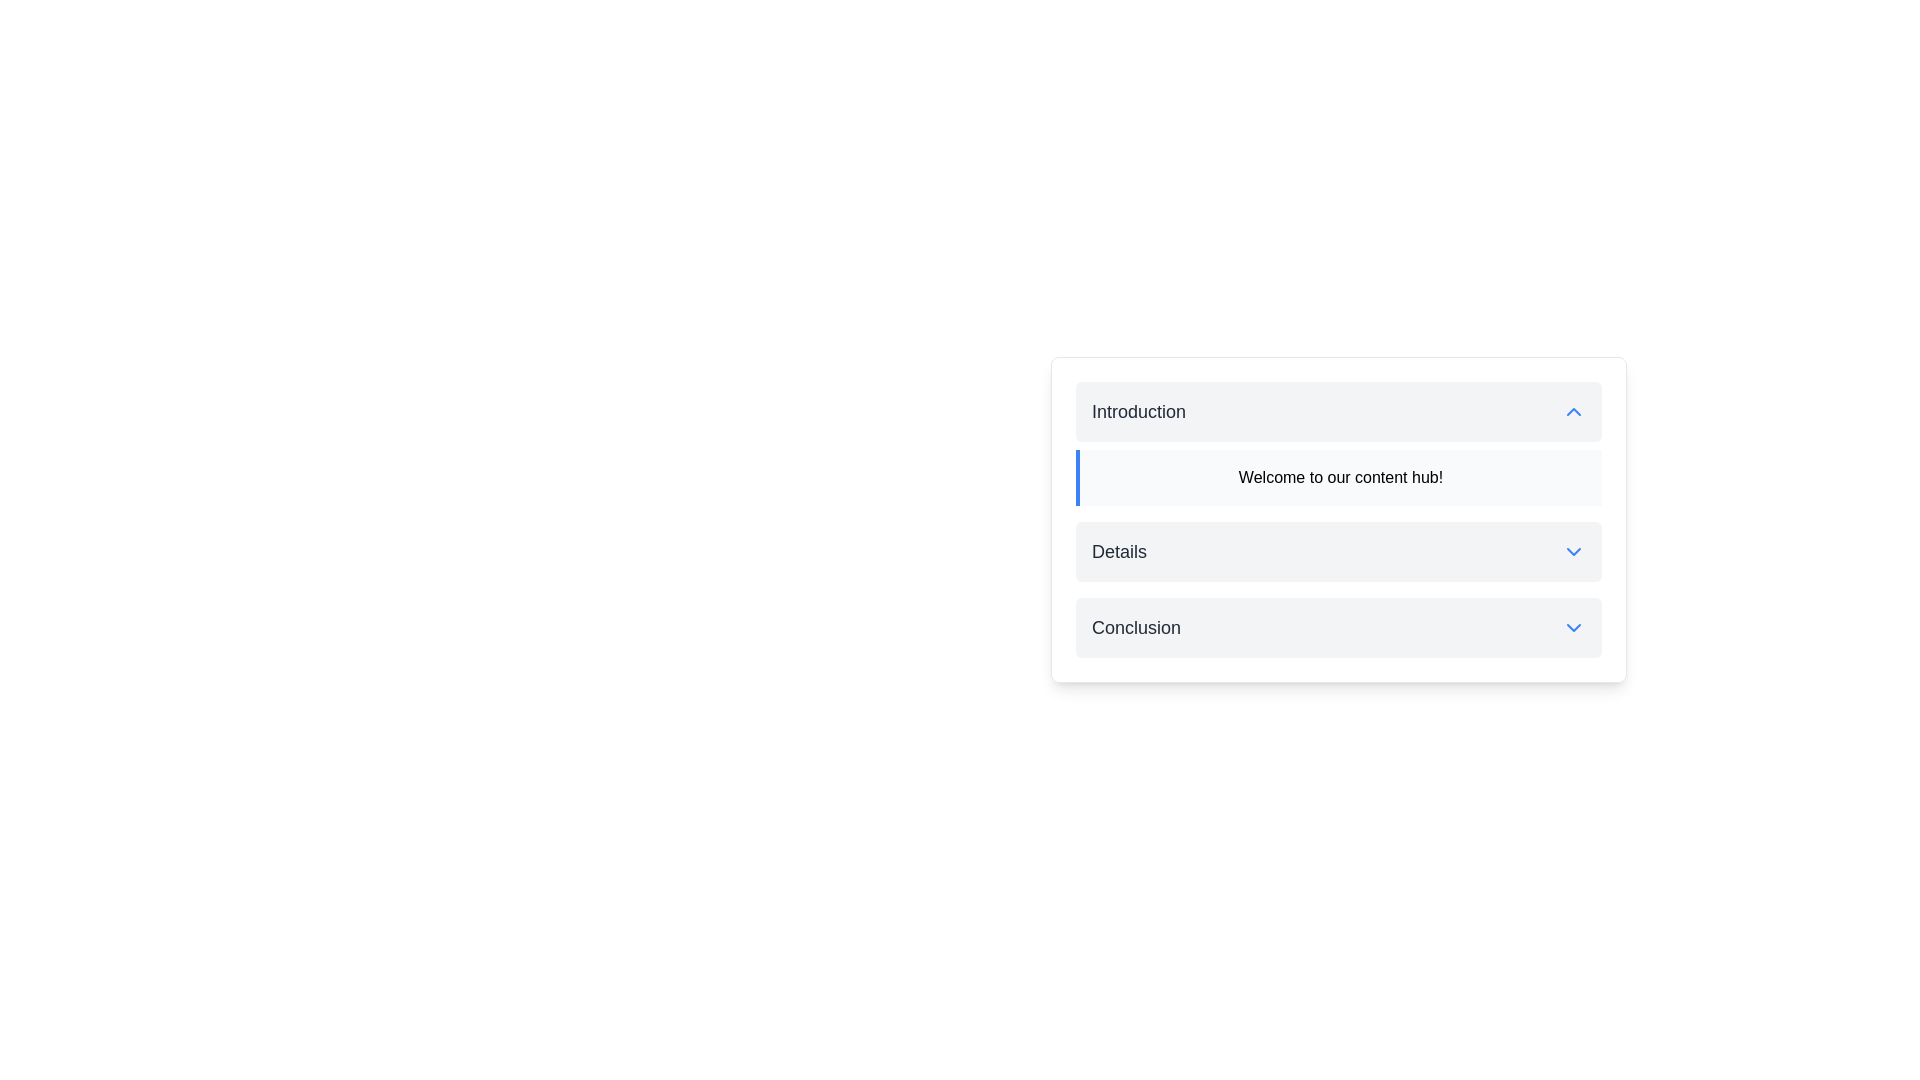 This screenshot has height=1080, width=1920. What do you see at coordinates (1138, 411) in the screenshot?
I see `the text label displaying 'Introduction' in bold, large font style, which is dark gray on a light gray background, located in the upper area of a content section` at bounding box center [1138, 411].